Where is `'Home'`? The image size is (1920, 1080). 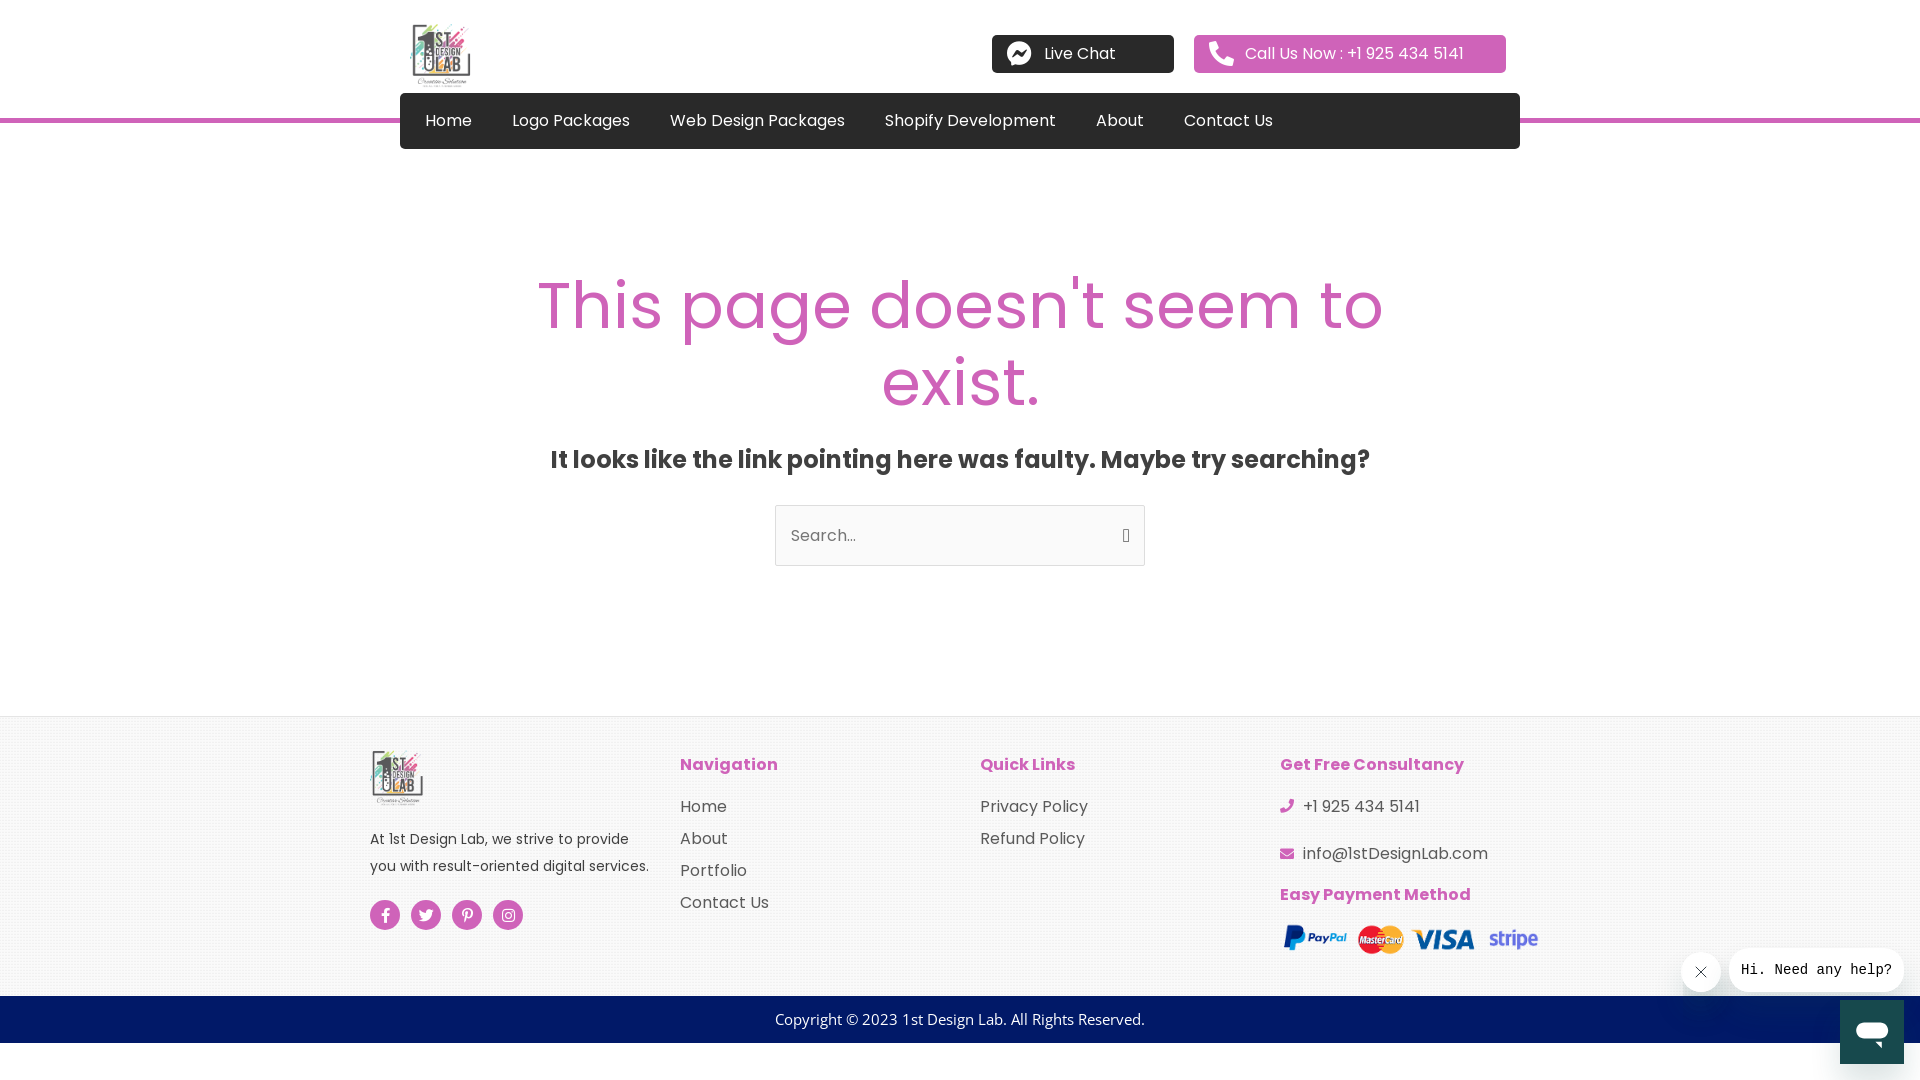 'Home' is located at coordinates (447, 120).